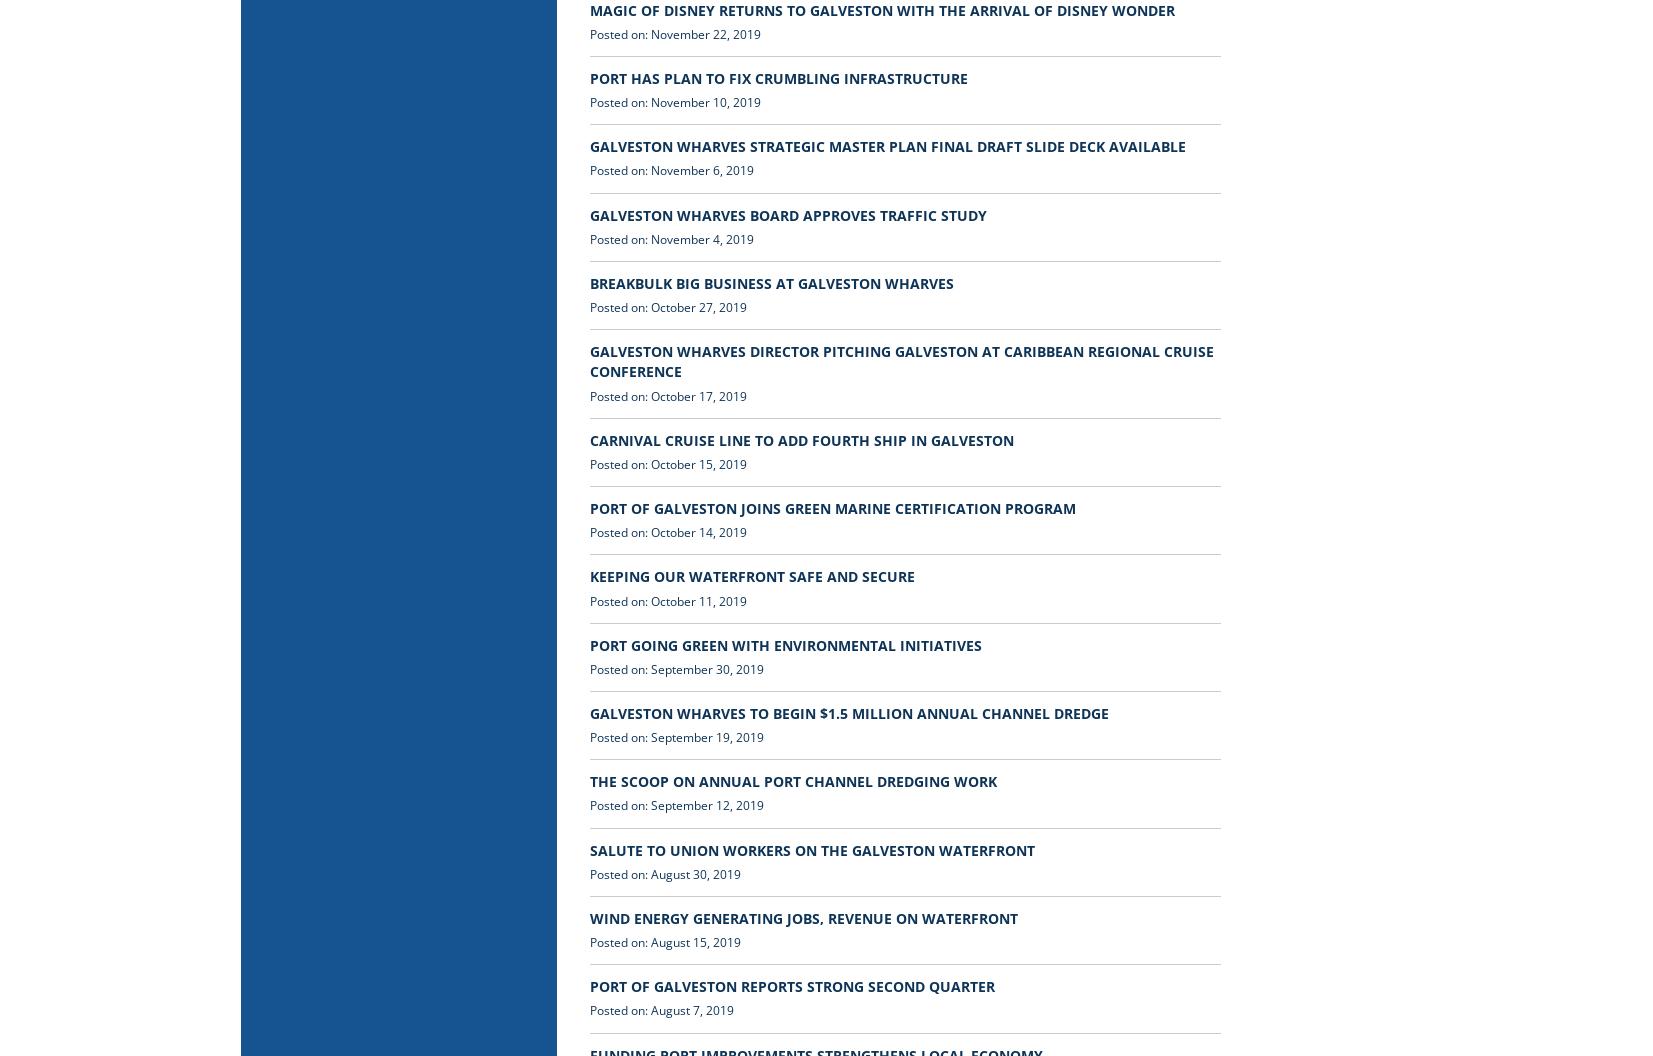  I want to click on 'WIND ENERGY GENERATING JOBS, REVENUE ON WATERFRONT', so click(803, 916).